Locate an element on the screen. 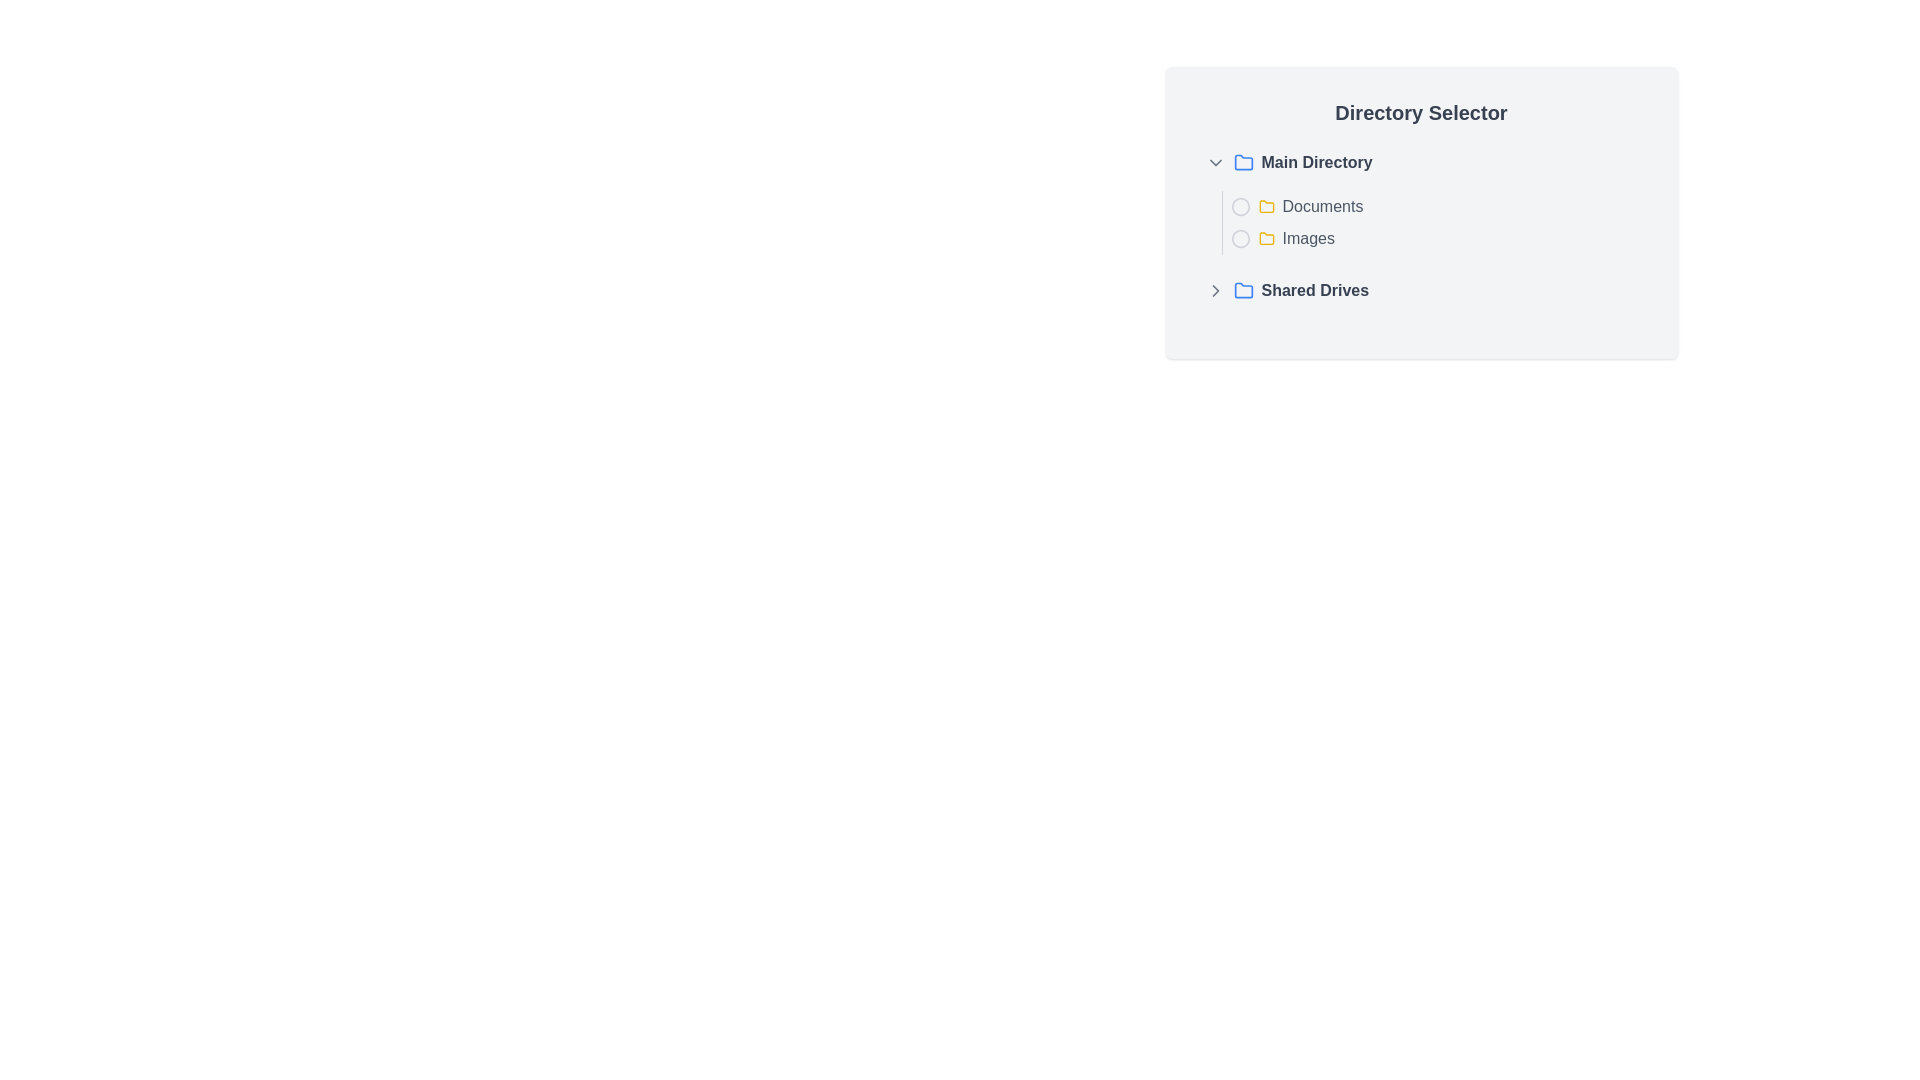 The height and width of the screenshot is (1080, 1920). the 'Main Directory' item at the top of the directory listing in the 'Directory Selector' is located at coordinates (1420, 161).